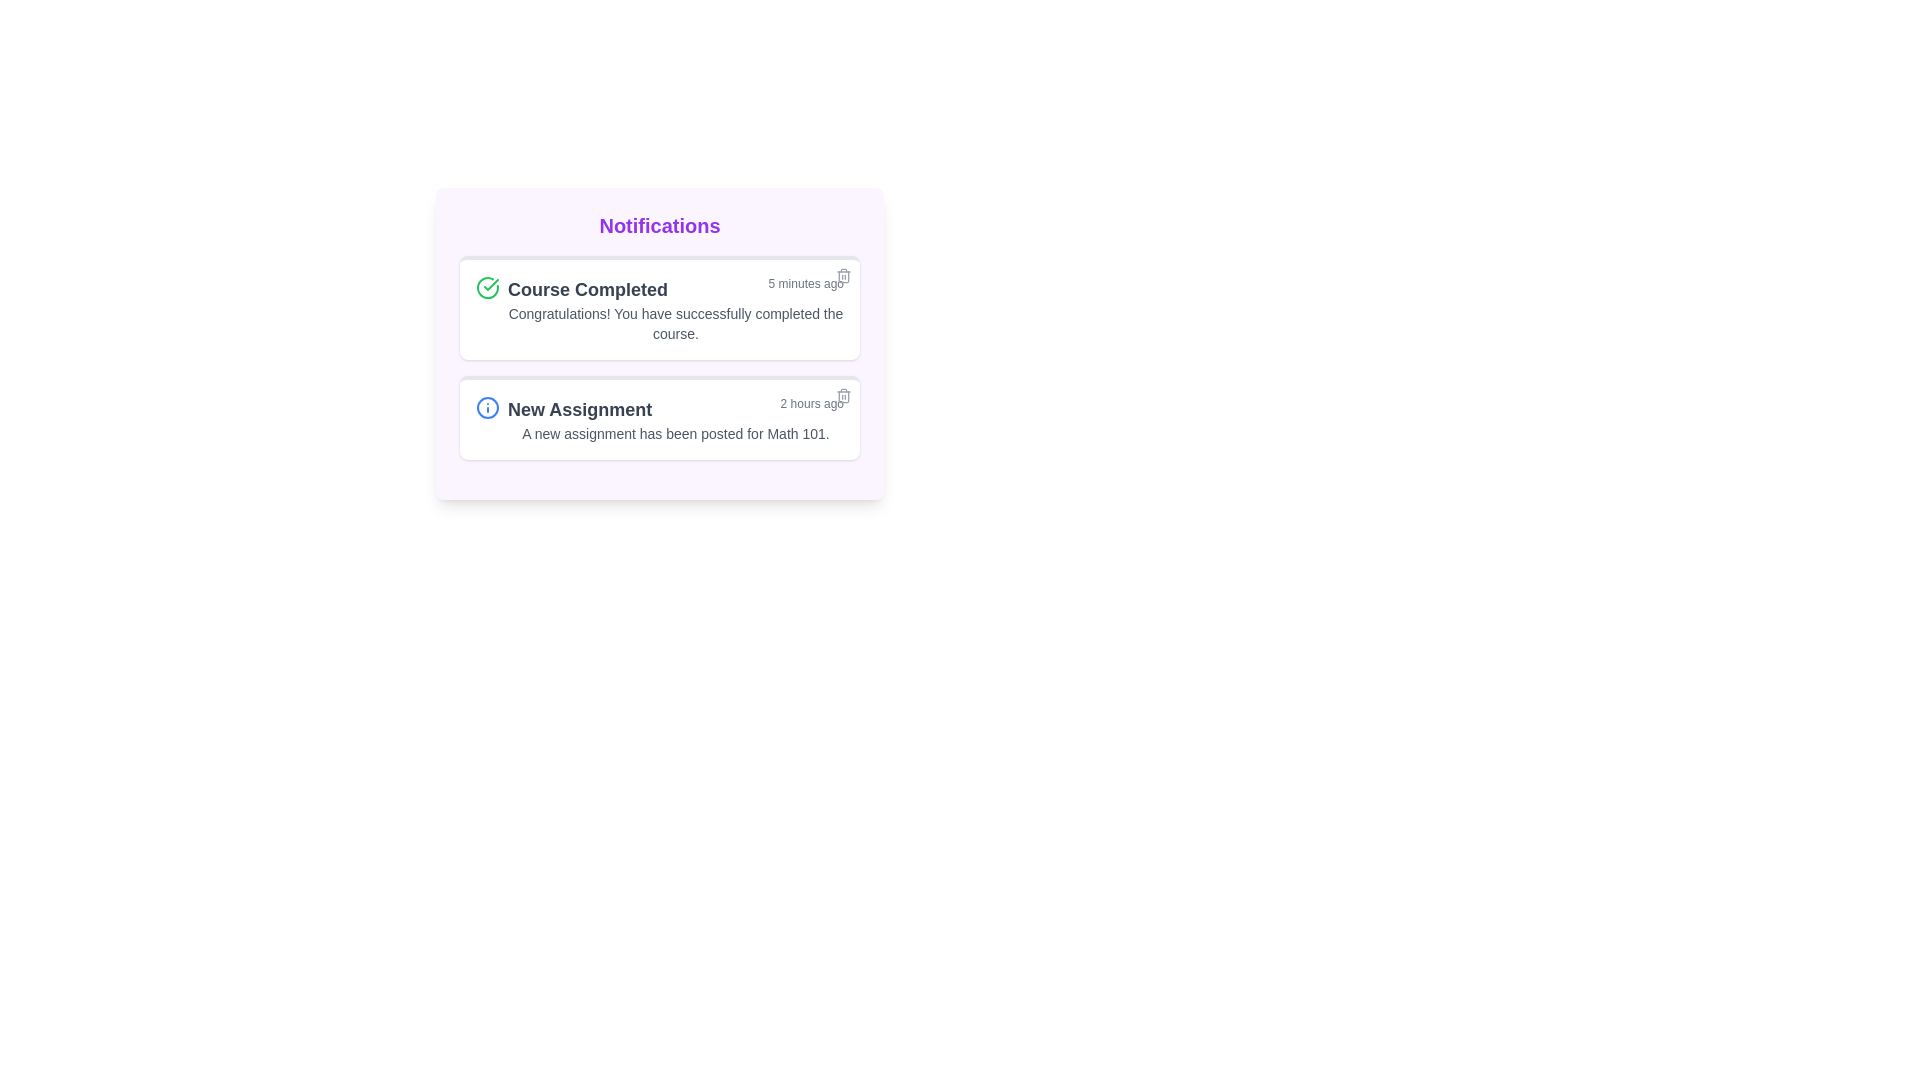 The height and width of the screenshot is (1080, 1920). What do you see at coordinates (676, 309) in the screenshot?
I see `the Notification widget displaying 'Course Completed'` at bounding box center [676, 309].